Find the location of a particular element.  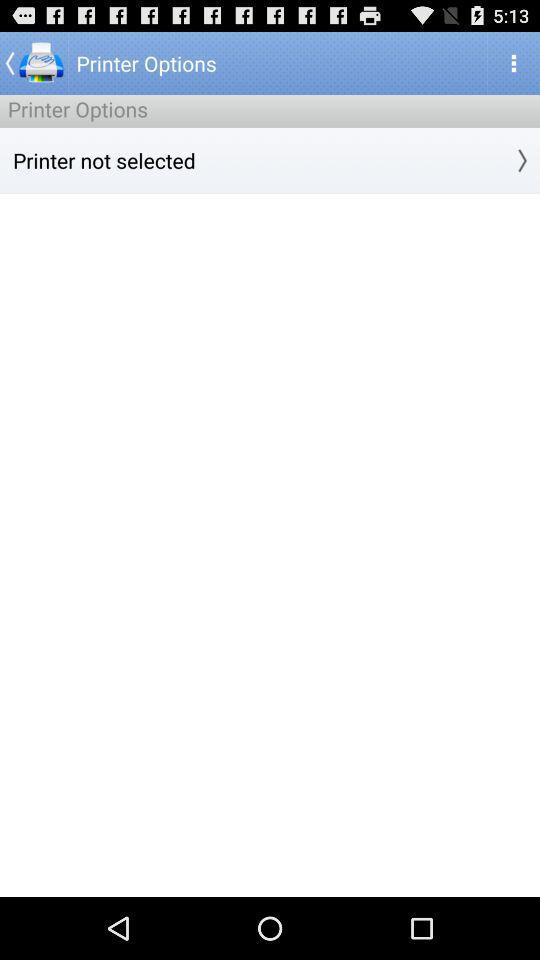

the app above the printer options item is located at coordinates (33, 62).